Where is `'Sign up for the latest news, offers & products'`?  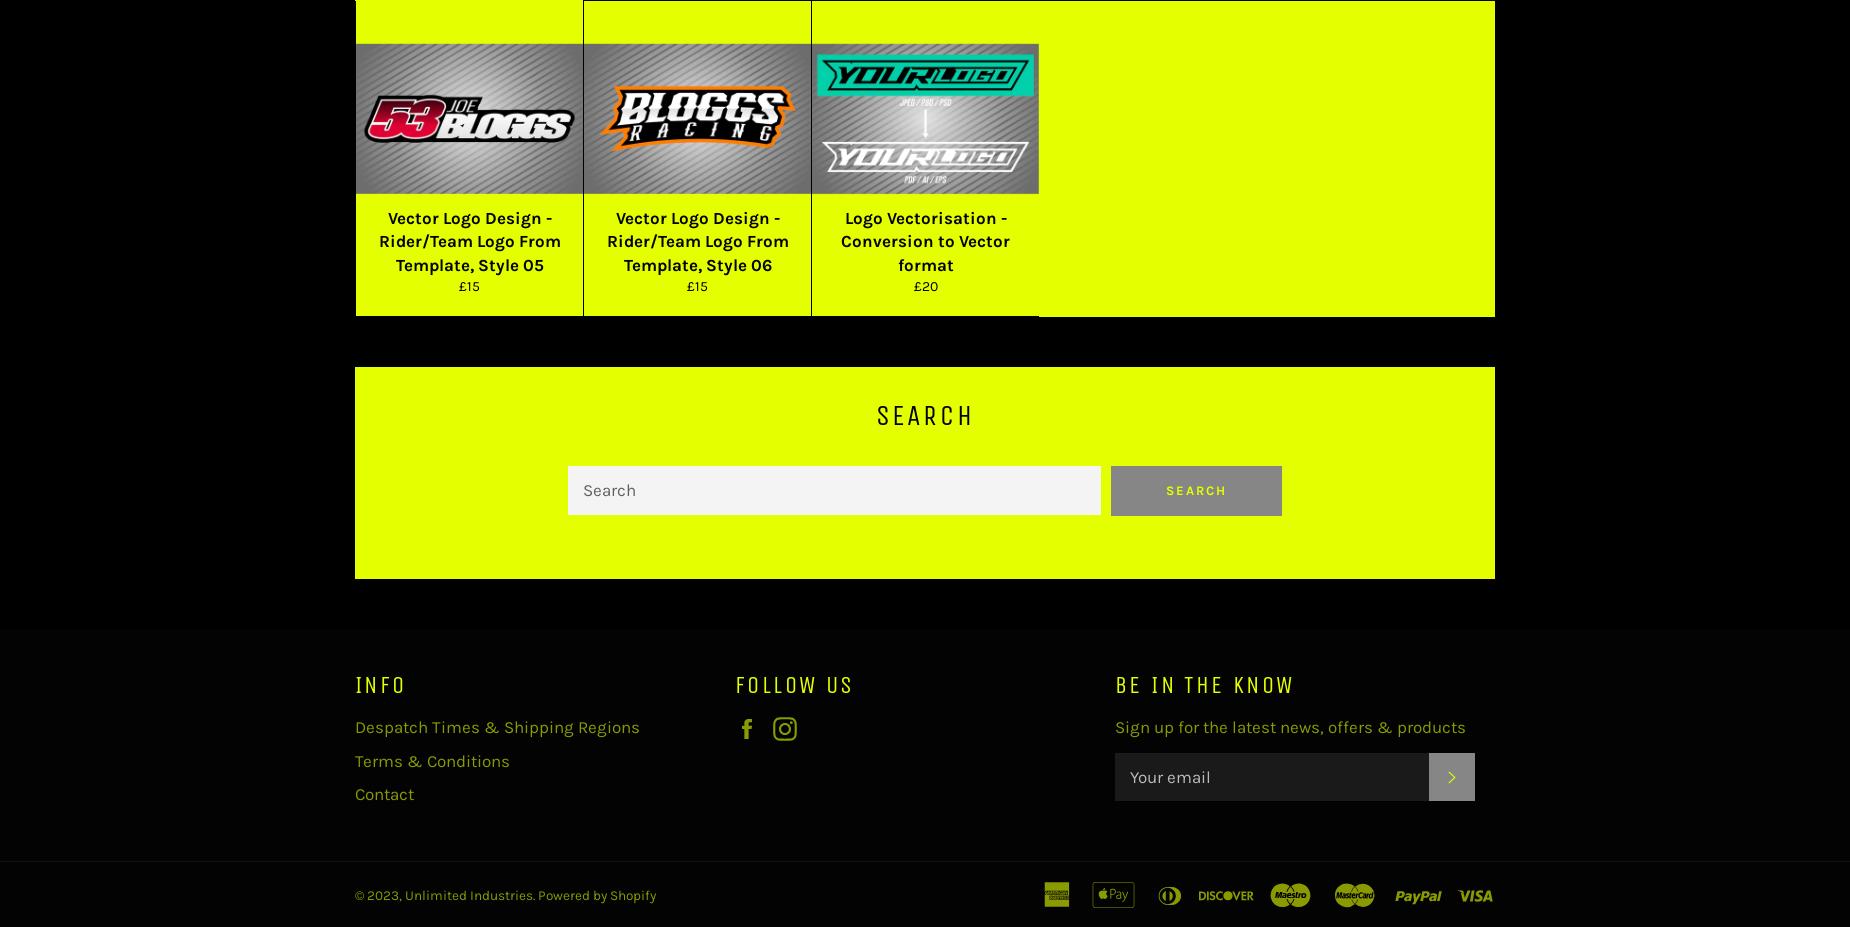 'Sign up for the latest news, offers & products' is located at coordinates (1289, 726).